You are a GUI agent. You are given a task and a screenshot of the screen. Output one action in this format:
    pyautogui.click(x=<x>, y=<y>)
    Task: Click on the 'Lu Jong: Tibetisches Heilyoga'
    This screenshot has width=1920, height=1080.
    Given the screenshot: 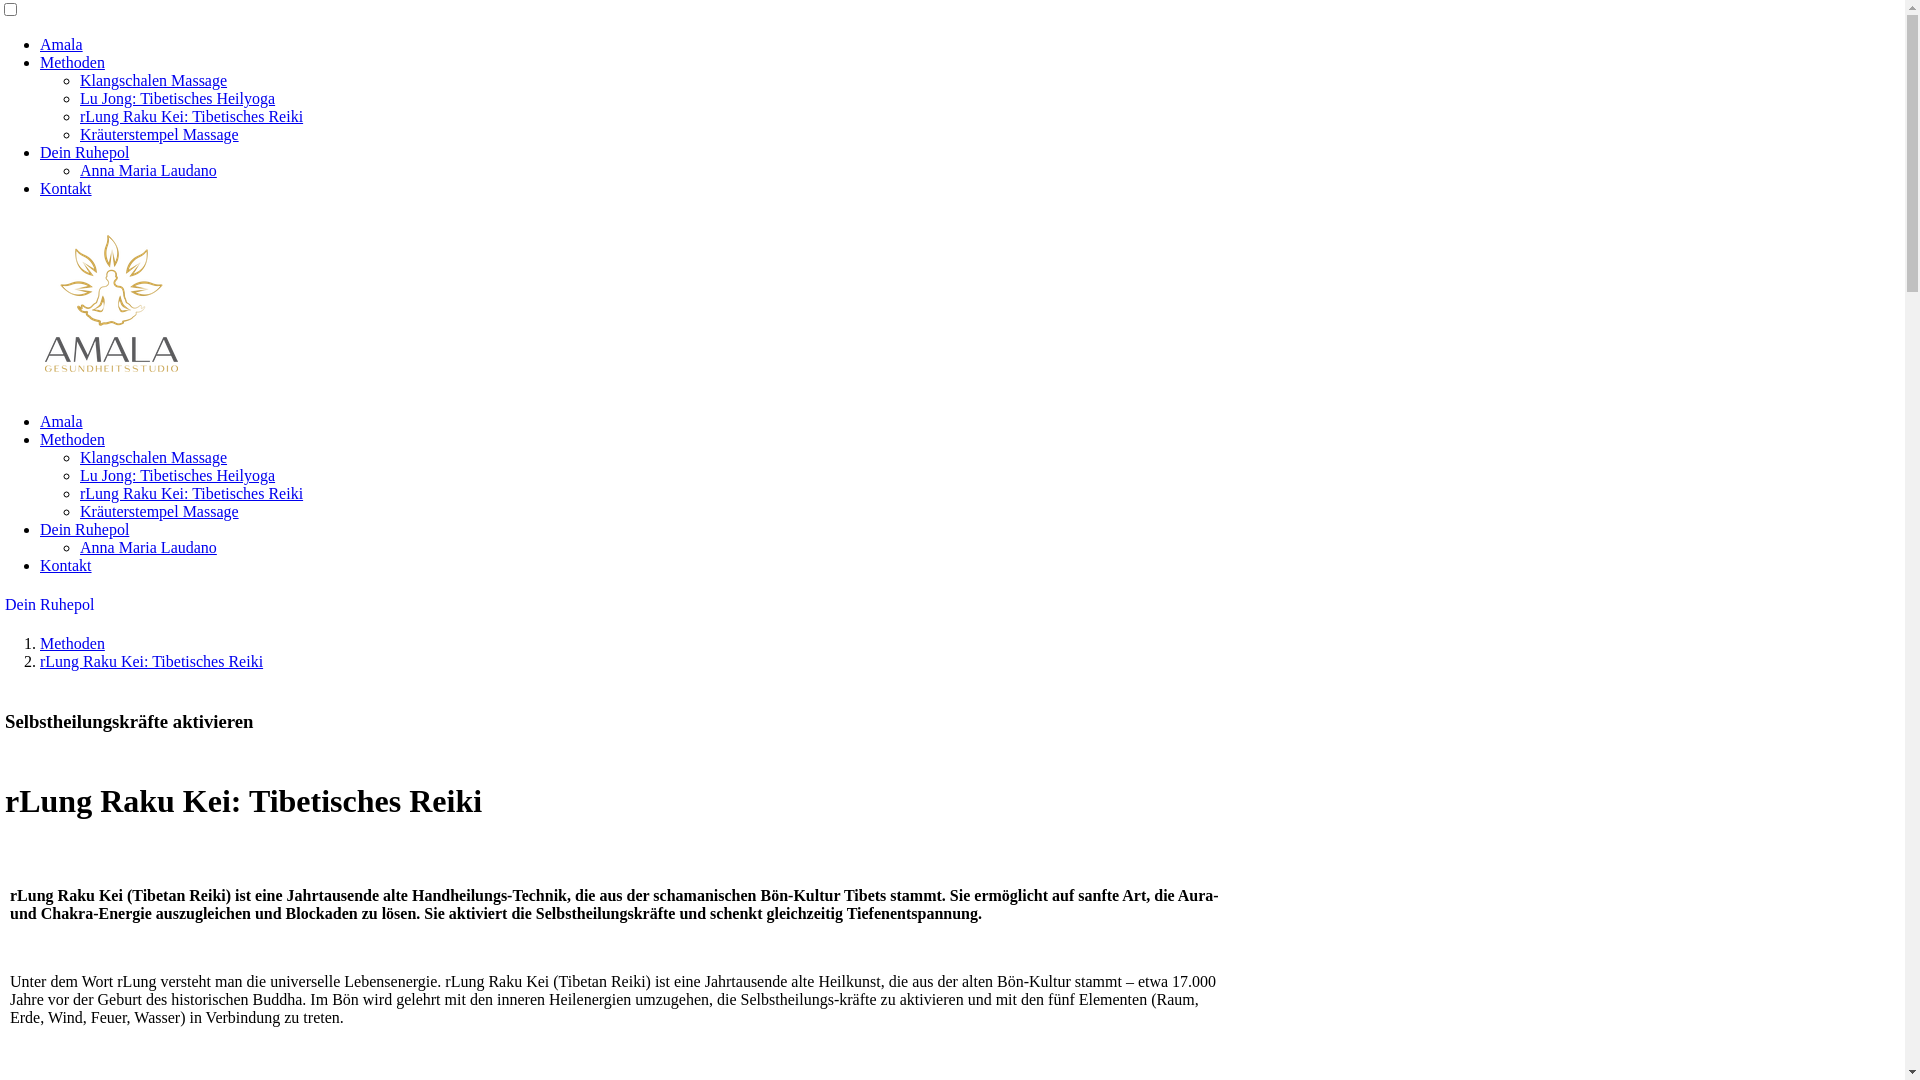 What is the action you would take?
    pyautogui.click(x=177, y=475)
    